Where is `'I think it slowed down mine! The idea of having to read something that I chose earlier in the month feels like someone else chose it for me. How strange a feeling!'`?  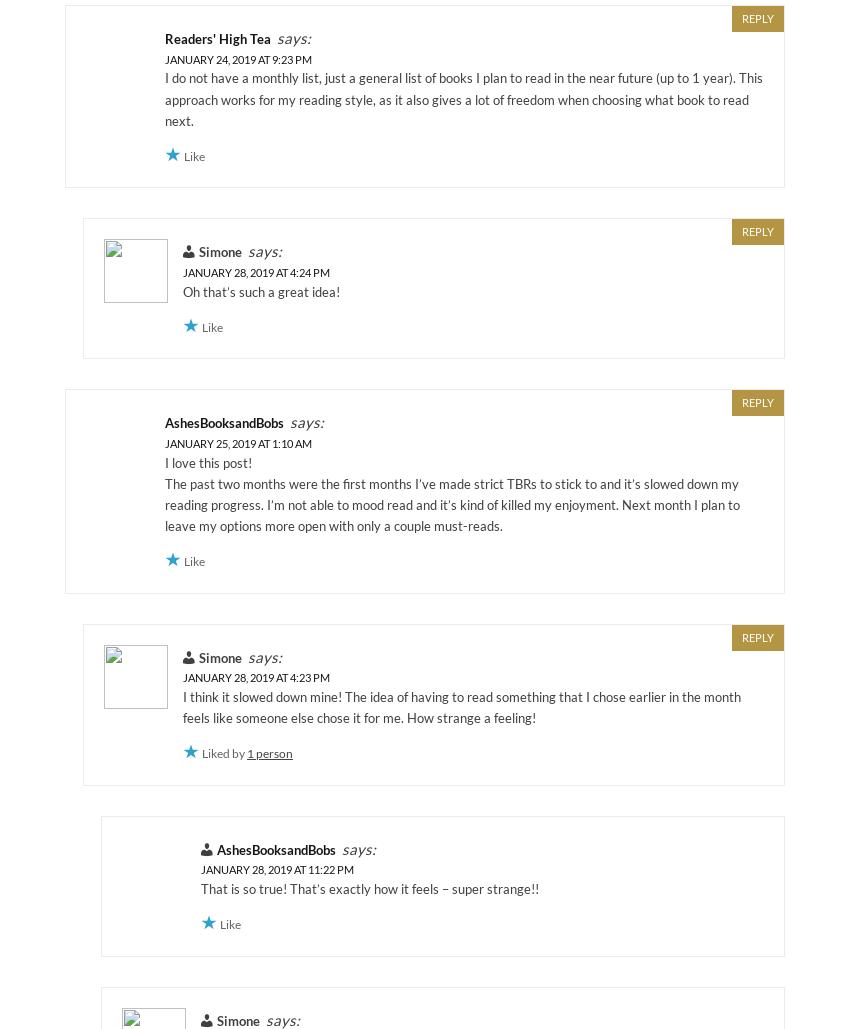
'I think it slowed down mine! The idea of having to read something that I chose earlier in the month feels like someone else chose it for me. How strange a feeling!' is located at coordinates (460, 706).